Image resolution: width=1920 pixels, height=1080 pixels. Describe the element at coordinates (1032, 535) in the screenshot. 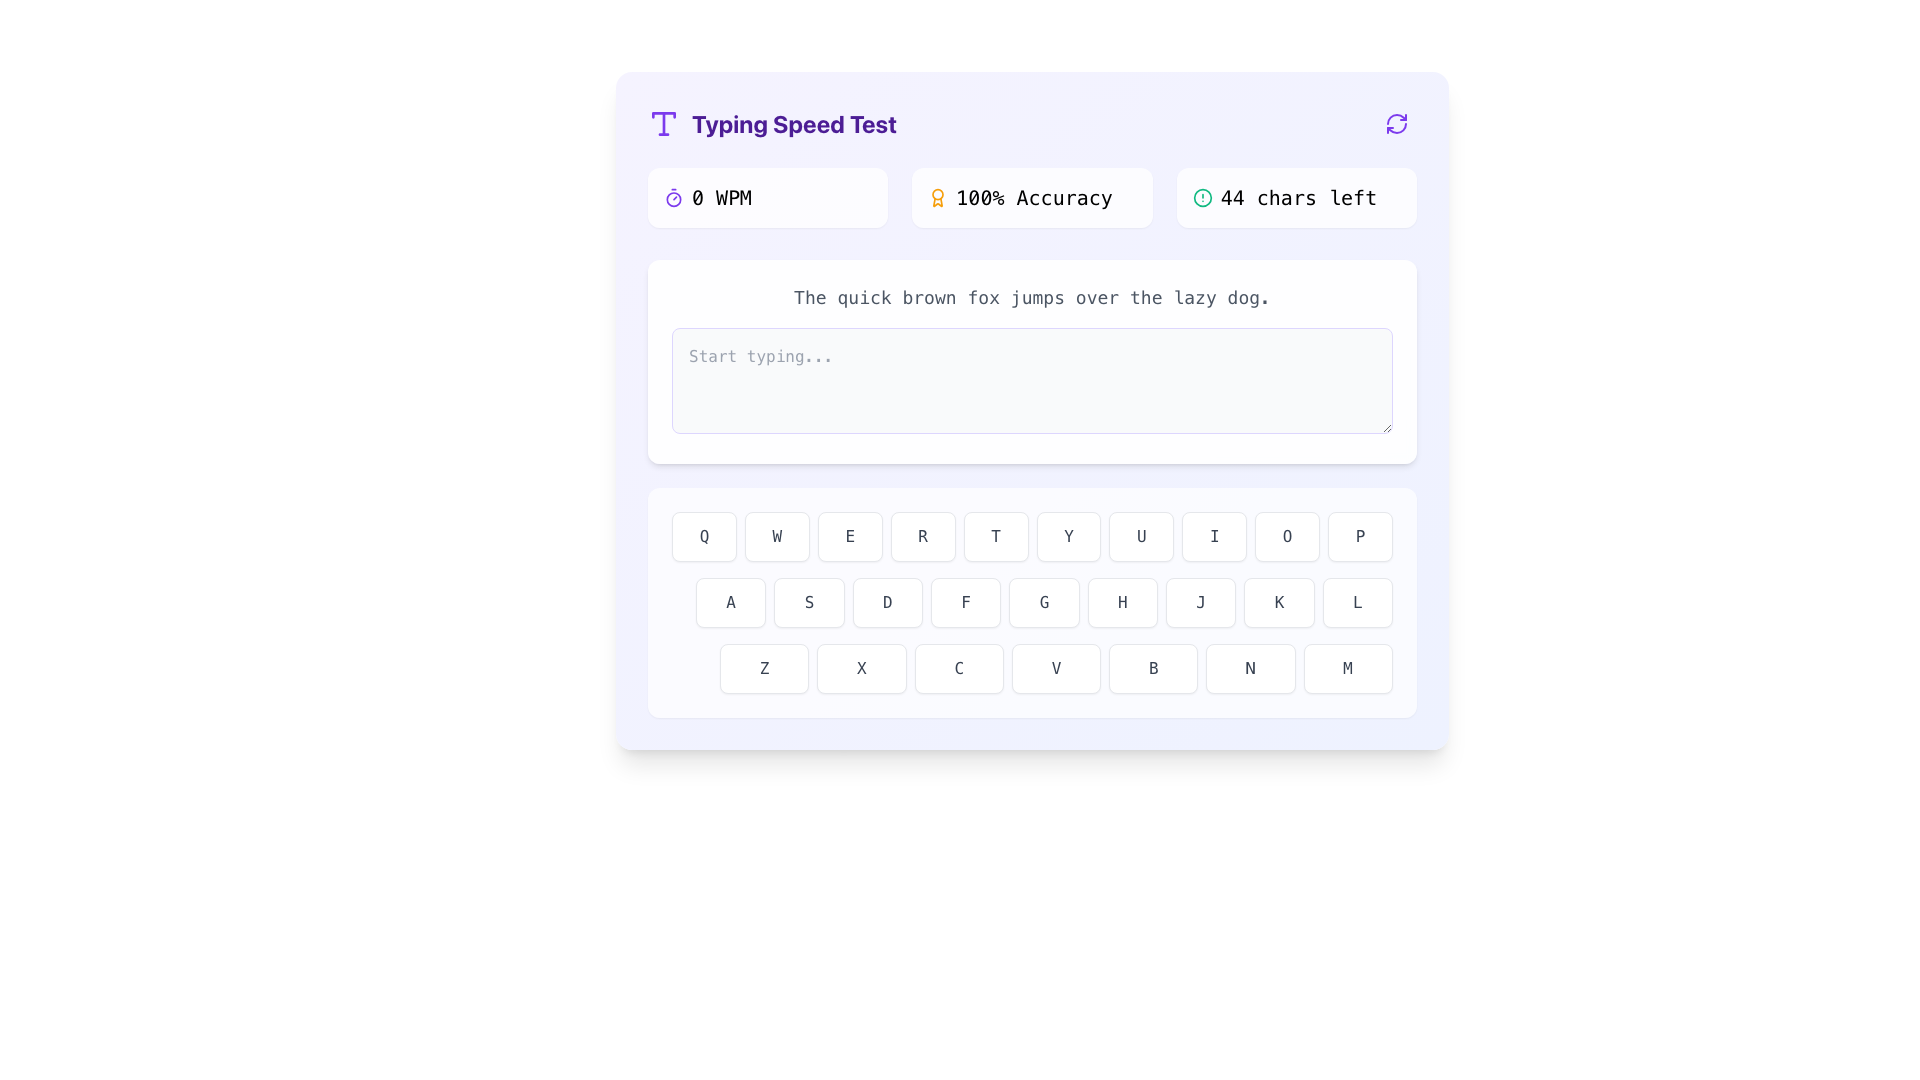

I see `the topmost row of keys styled as a keyboard key row` at that location.